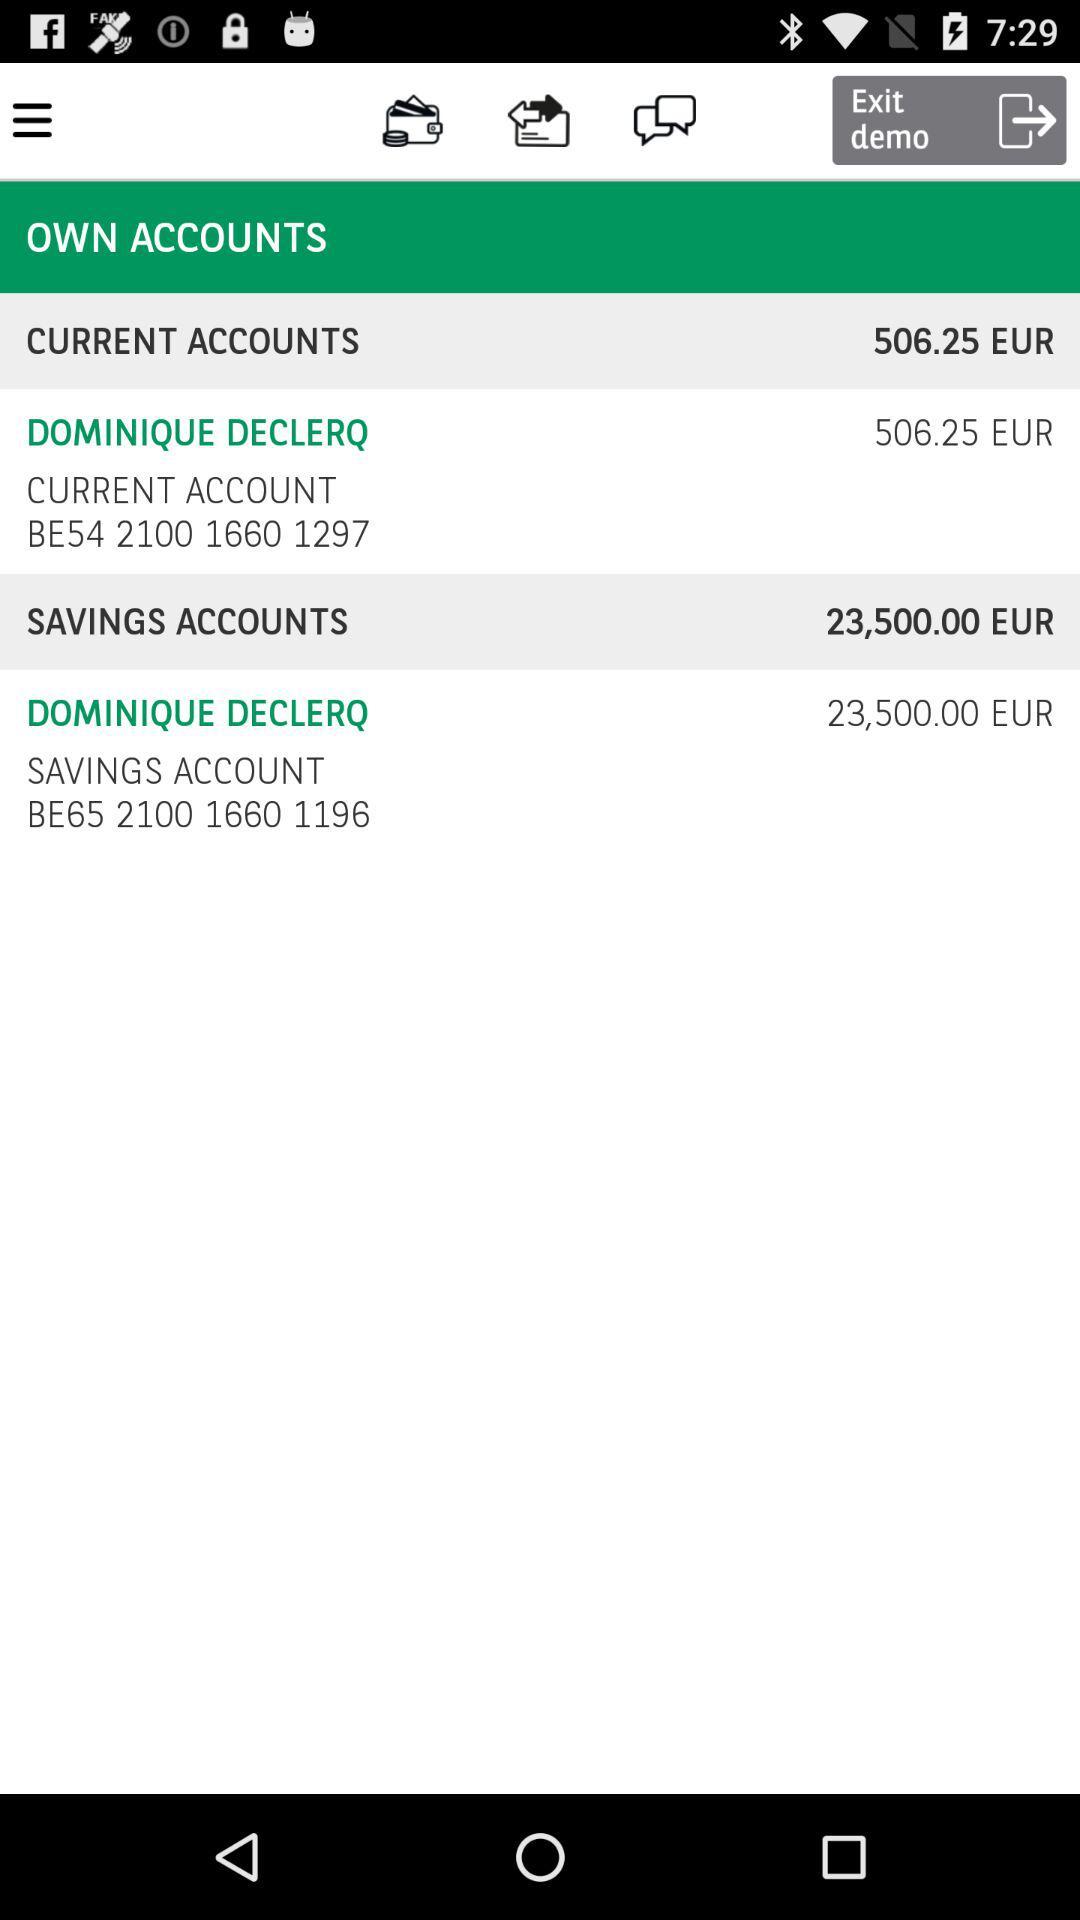 This screenshot has width=1080, height=1920. What do you see at coordinates (412, 119) in the screenshot?
I see `the button on the right next to the top left corner button on the web page` at bounding box center [412, 119].